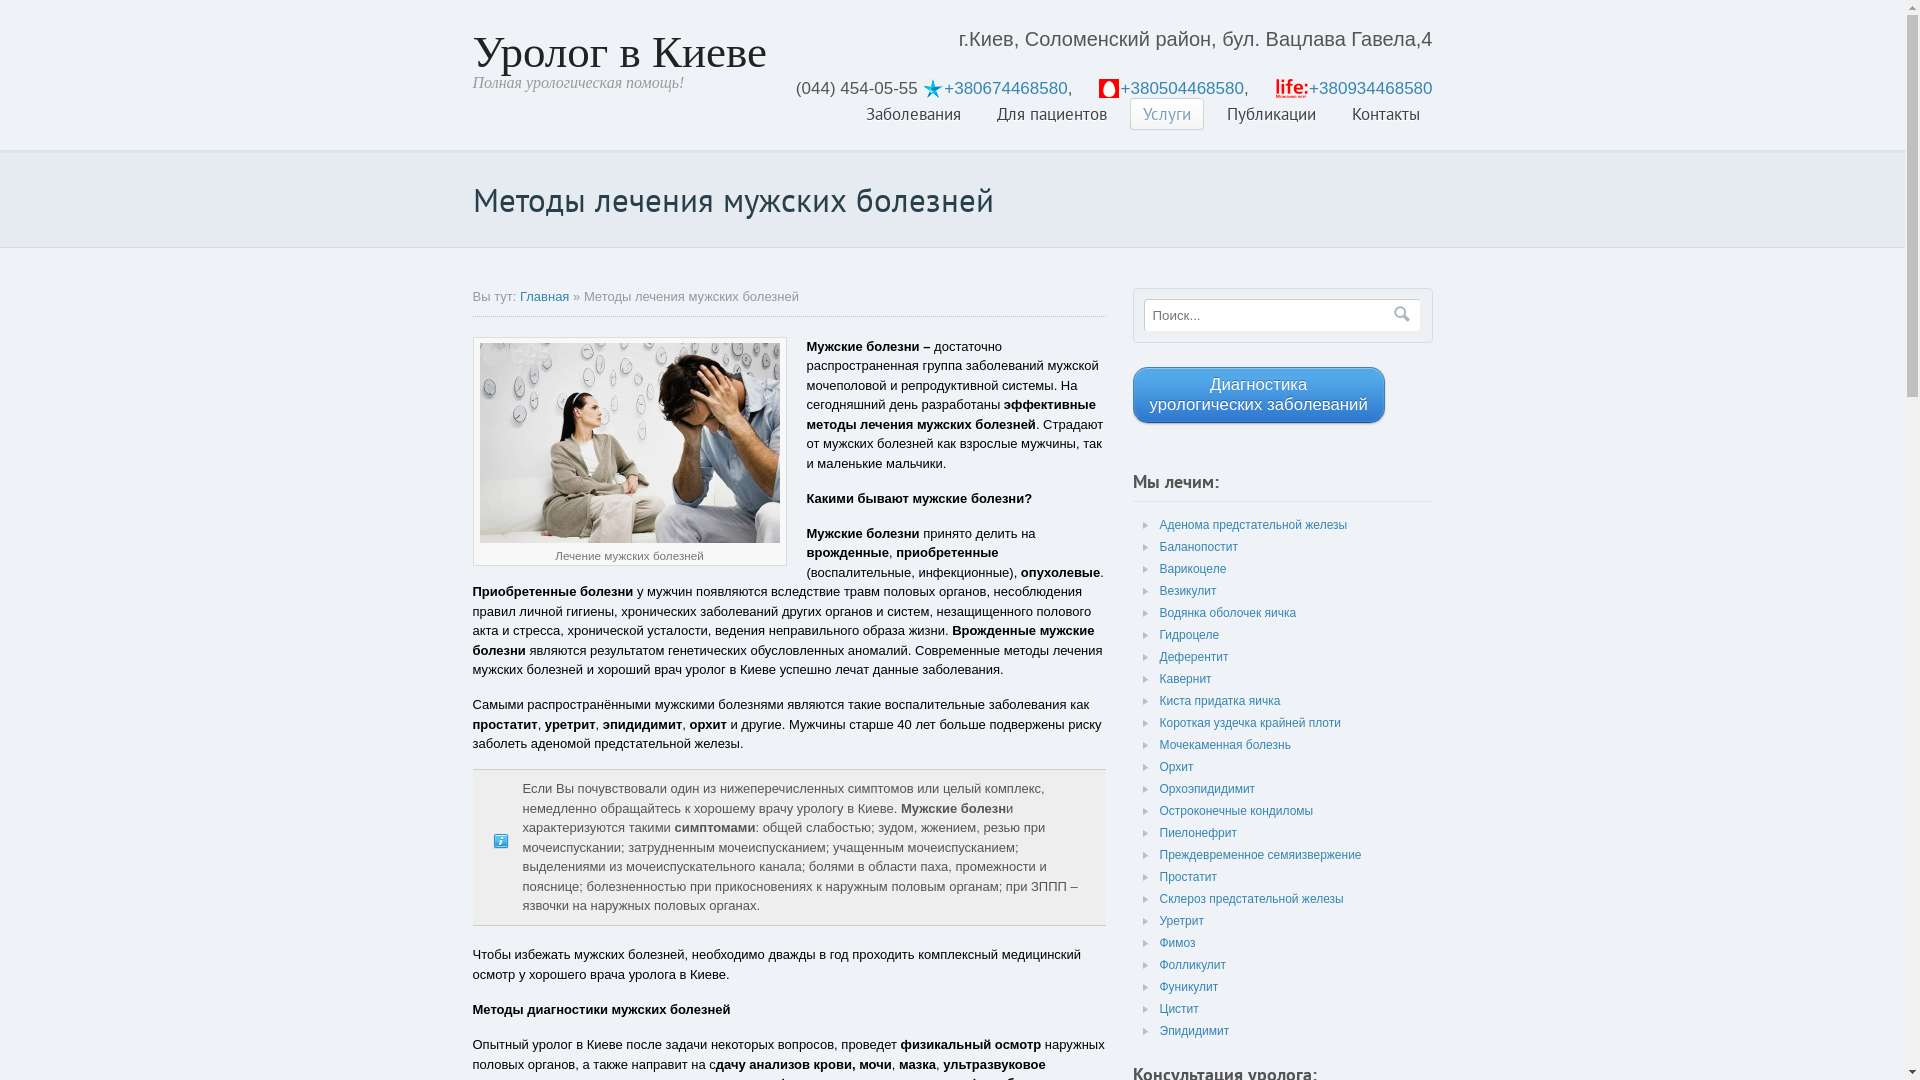 This screenshot has width=1920, height=1080. I want to click on '+380504468580', so click(1182, 87).